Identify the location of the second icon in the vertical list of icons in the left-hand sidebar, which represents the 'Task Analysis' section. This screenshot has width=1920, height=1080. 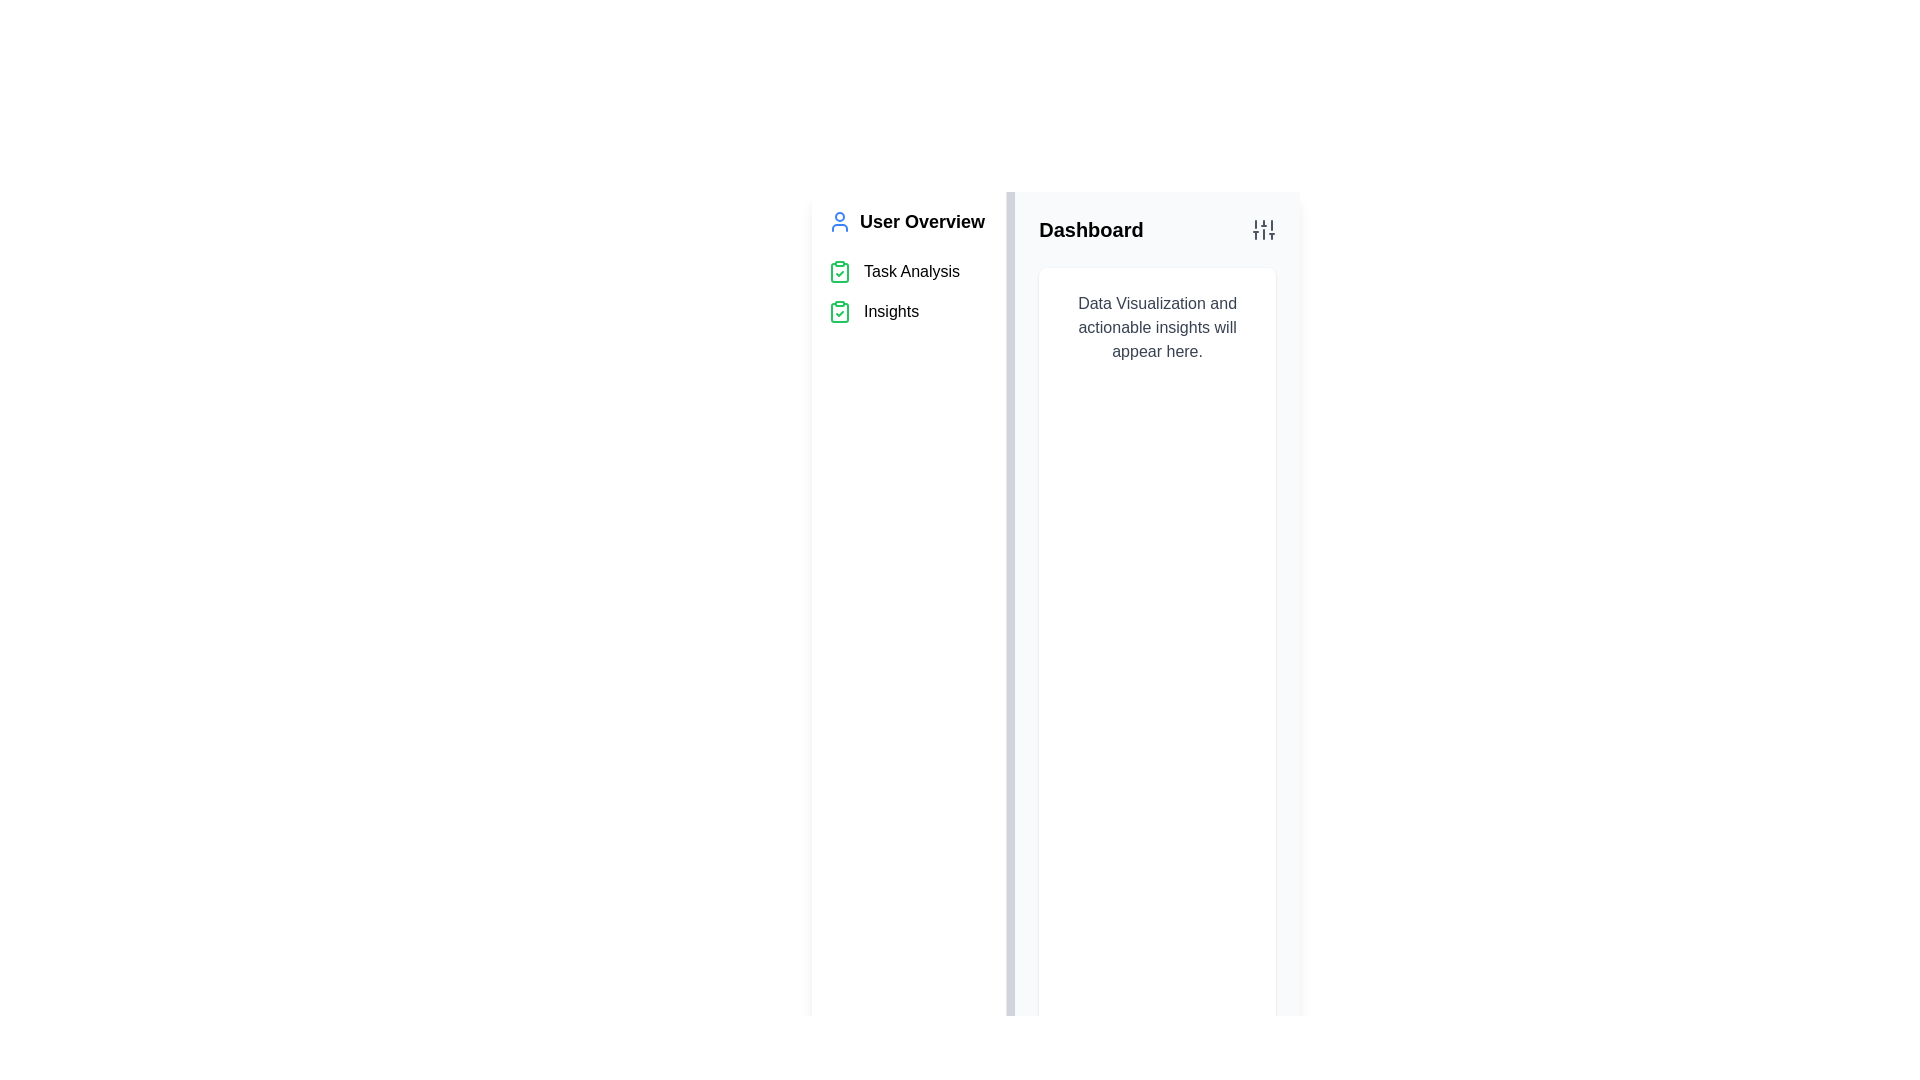
(840, 273).